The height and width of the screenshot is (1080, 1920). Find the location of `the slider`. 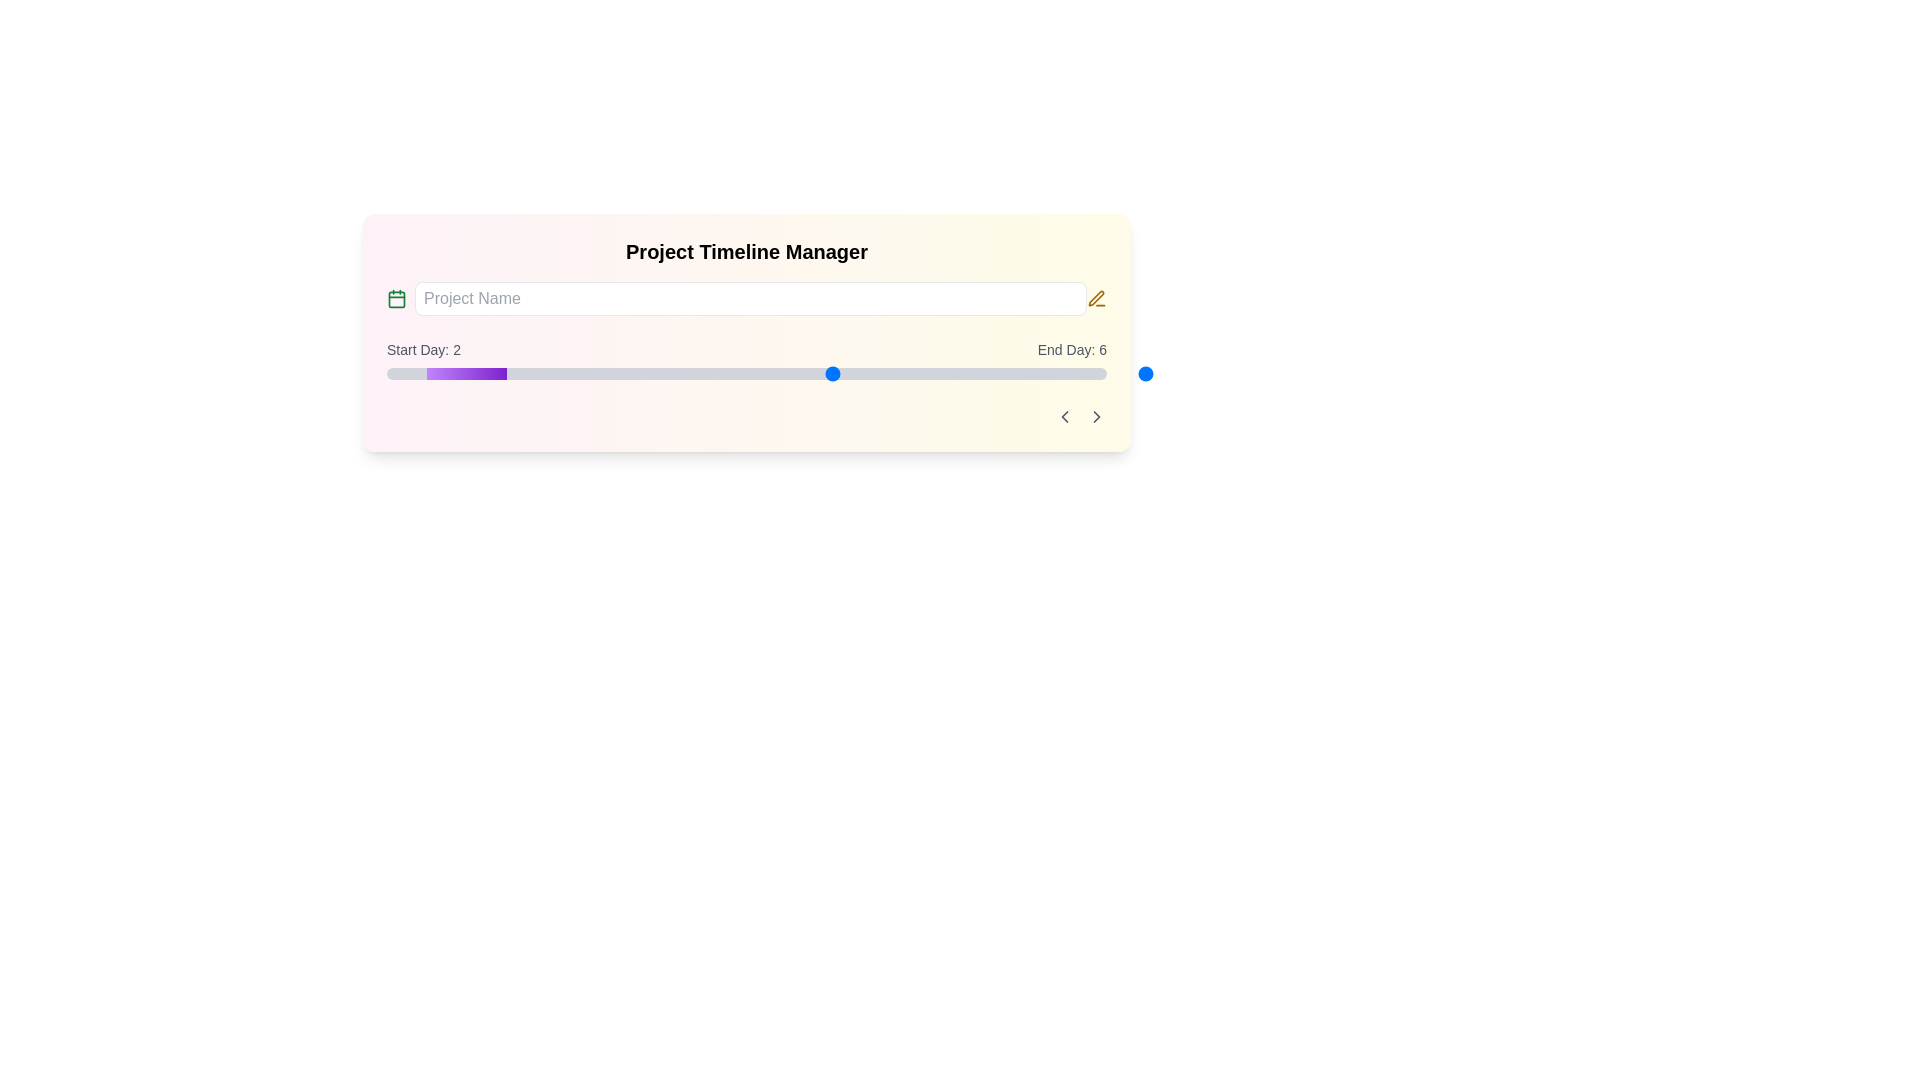

the slider is located at coordinates (746, 374).